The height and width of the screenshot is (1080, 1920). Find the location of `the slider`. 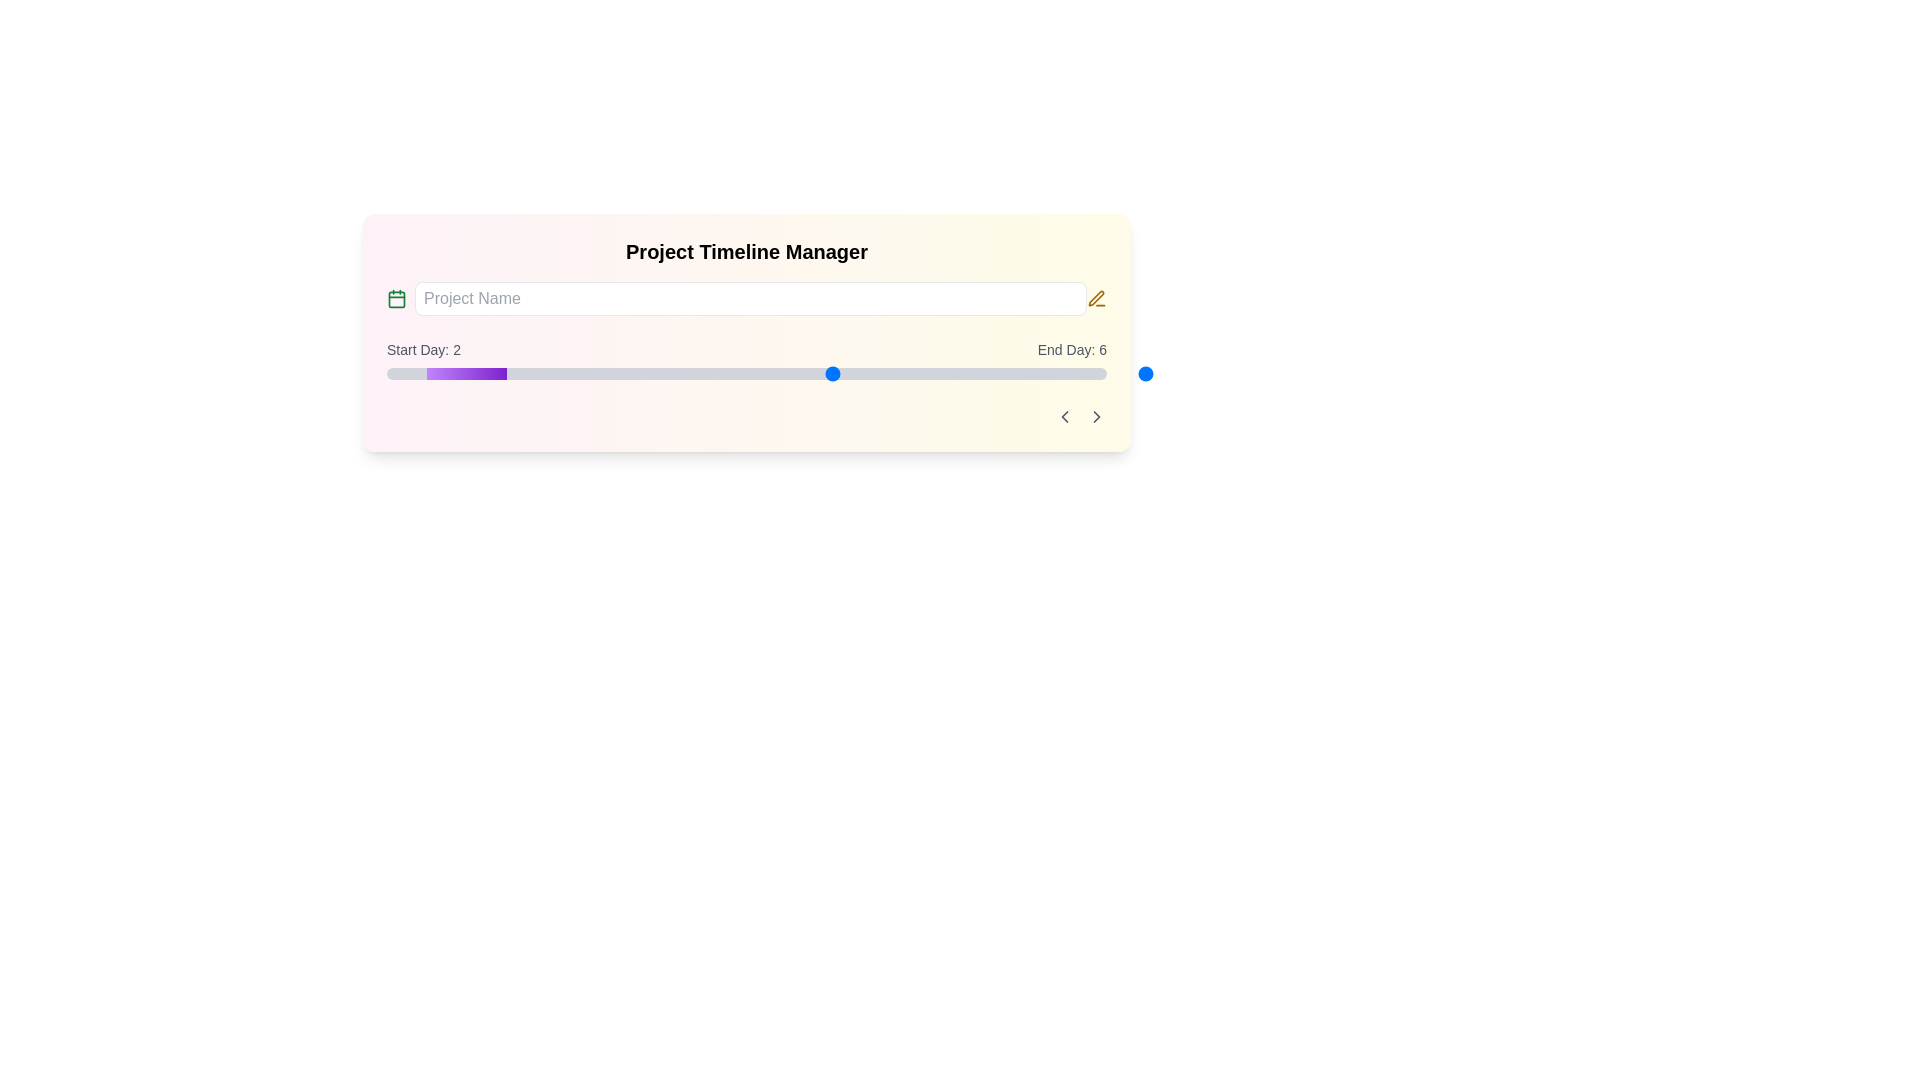

the slider is located at coordinates (746, 374).